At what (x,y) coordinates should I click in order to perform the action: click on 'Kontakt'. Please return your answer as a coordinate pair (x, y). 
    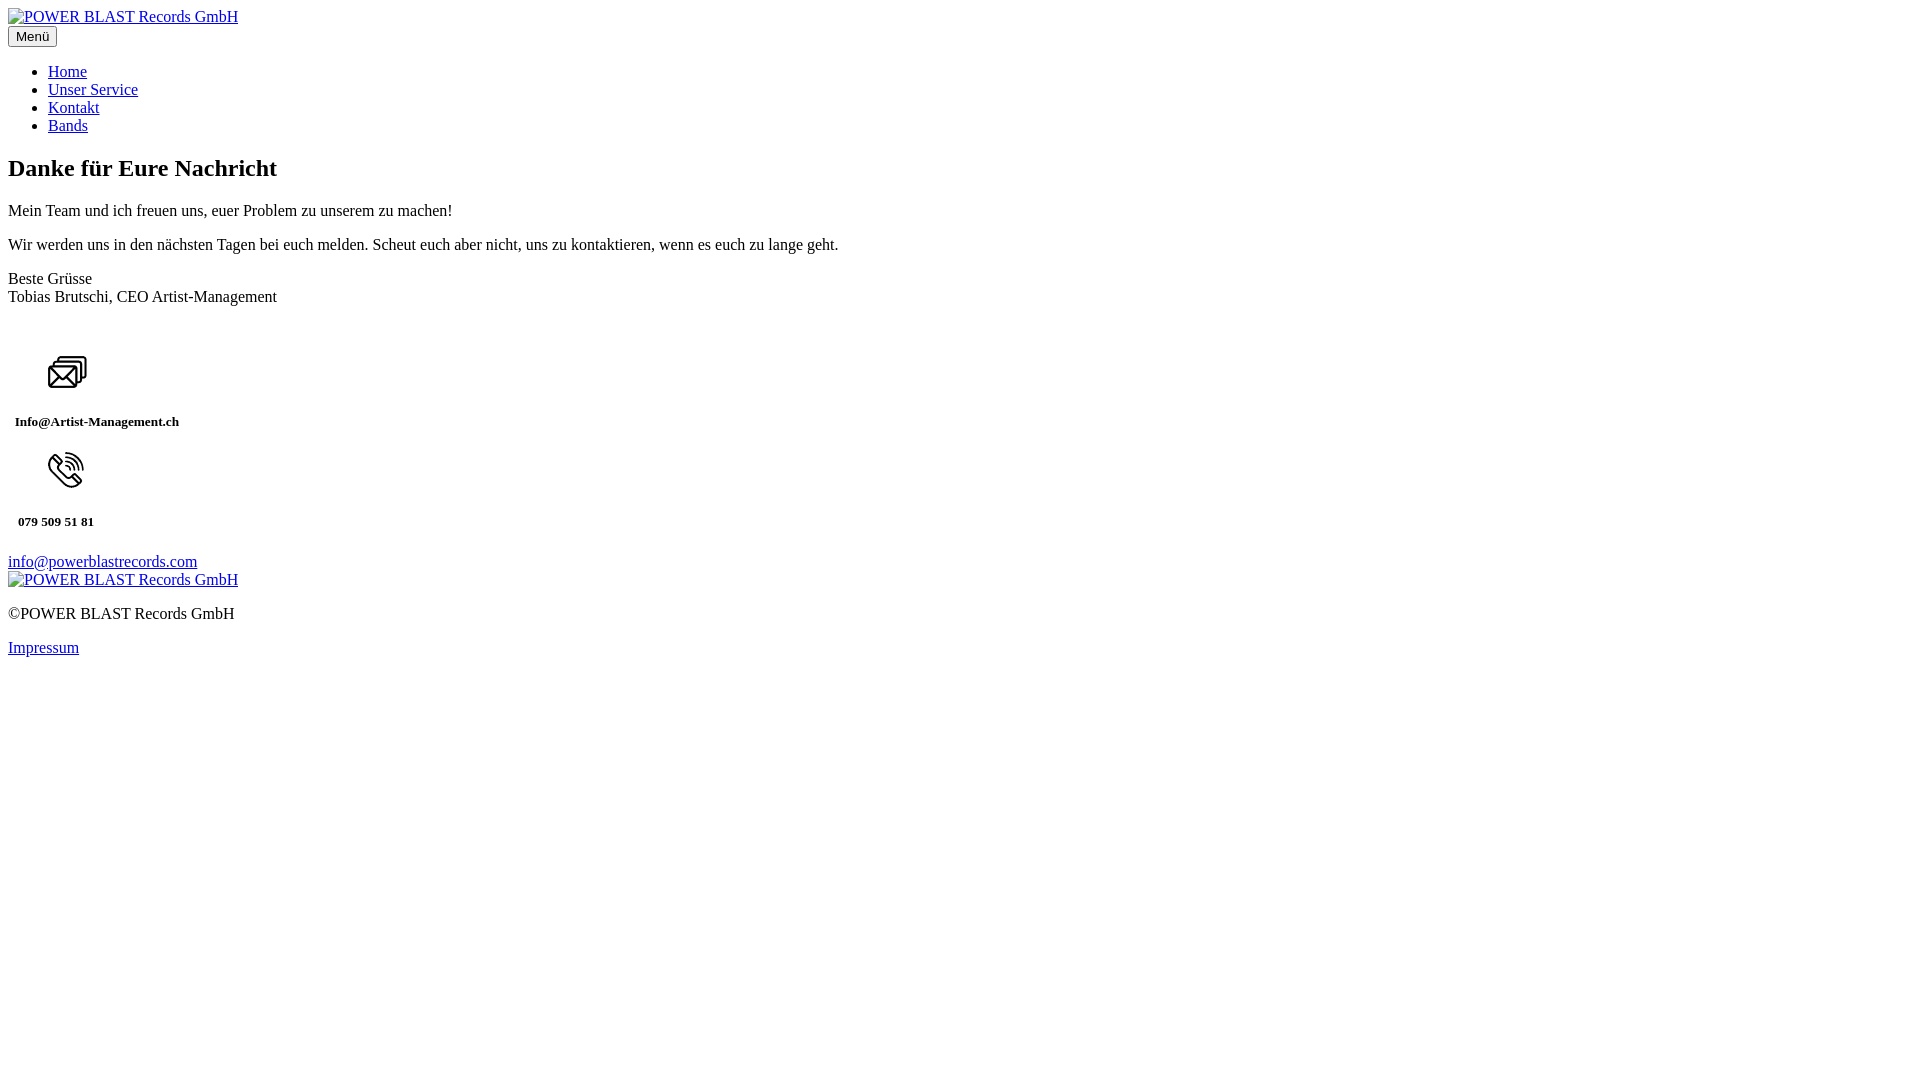
    Looking at the image, I should click on (73, 107).